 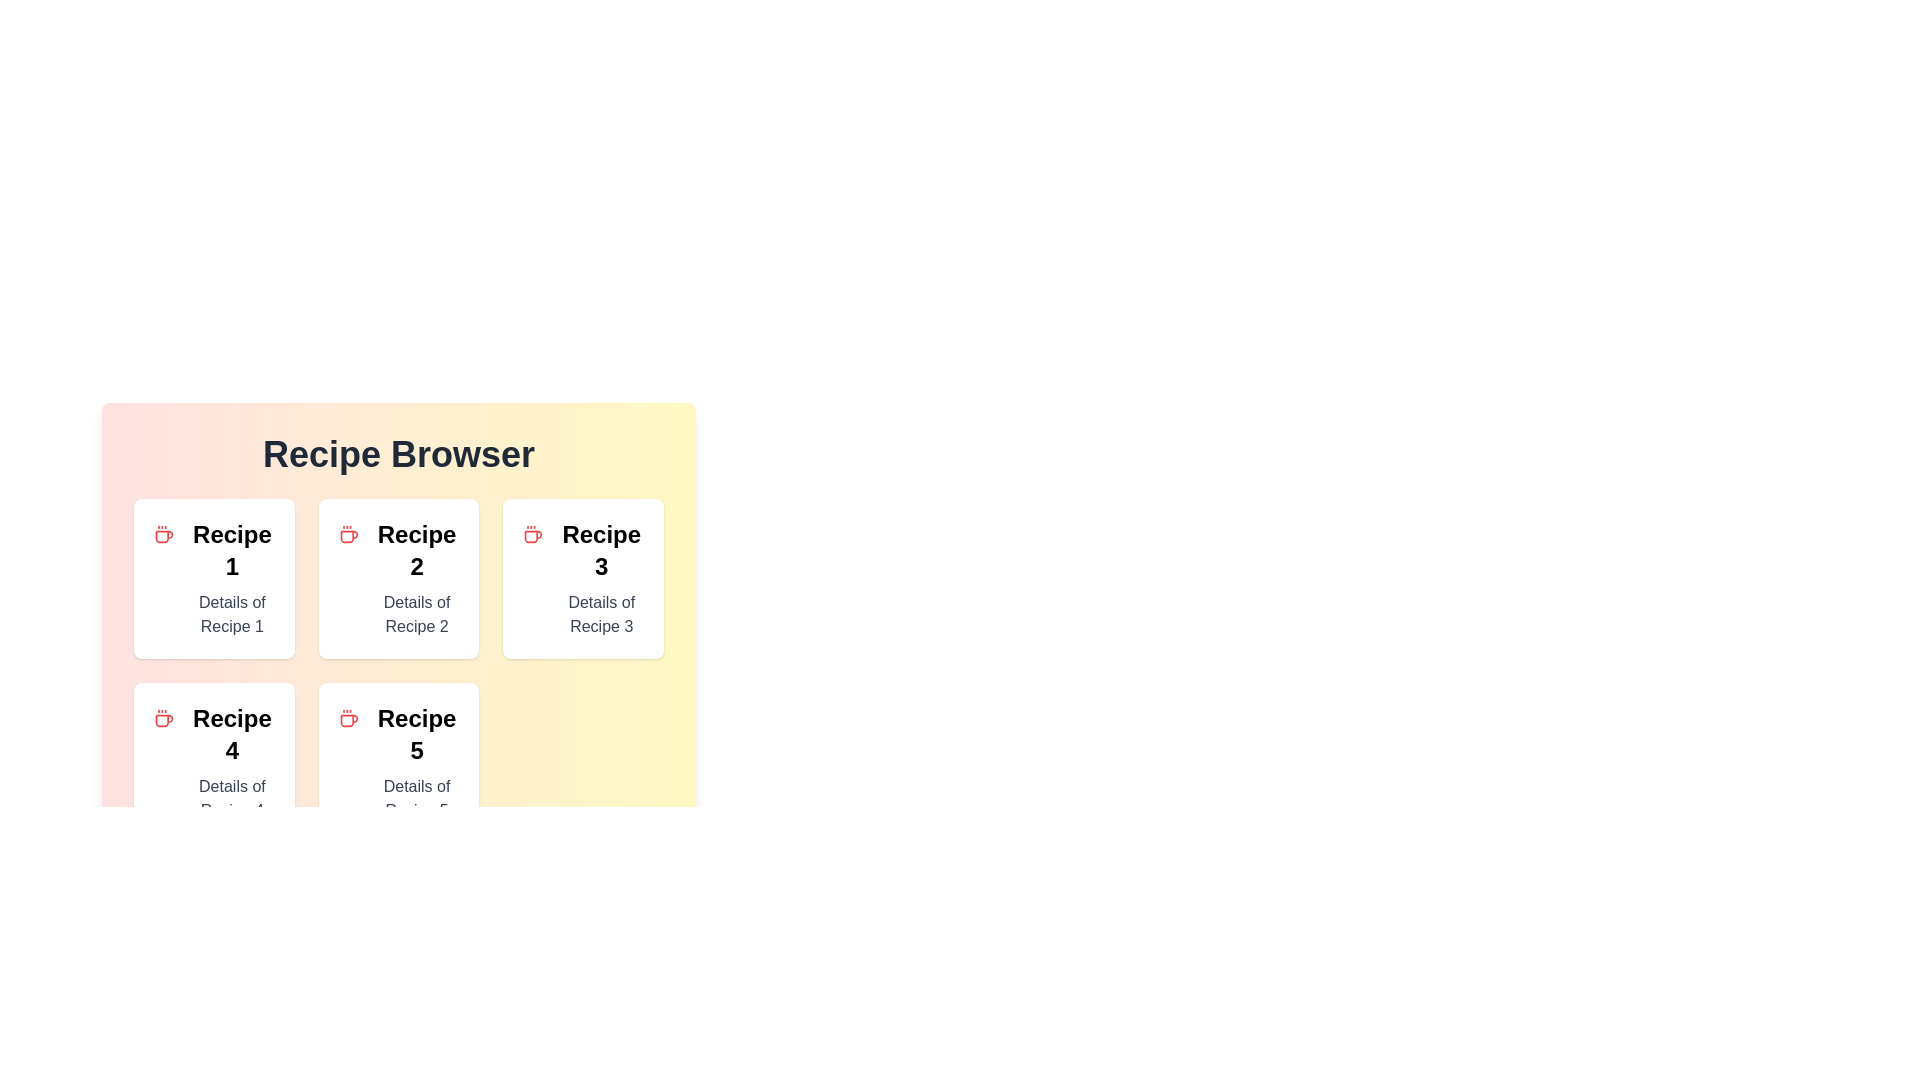 What do you see at coordinates (416, 551) in the screenshot?
I see `the 'Recipe 2' text label within the first row of the 'Recipe Browser' grid` at bounding box center [416, 551].